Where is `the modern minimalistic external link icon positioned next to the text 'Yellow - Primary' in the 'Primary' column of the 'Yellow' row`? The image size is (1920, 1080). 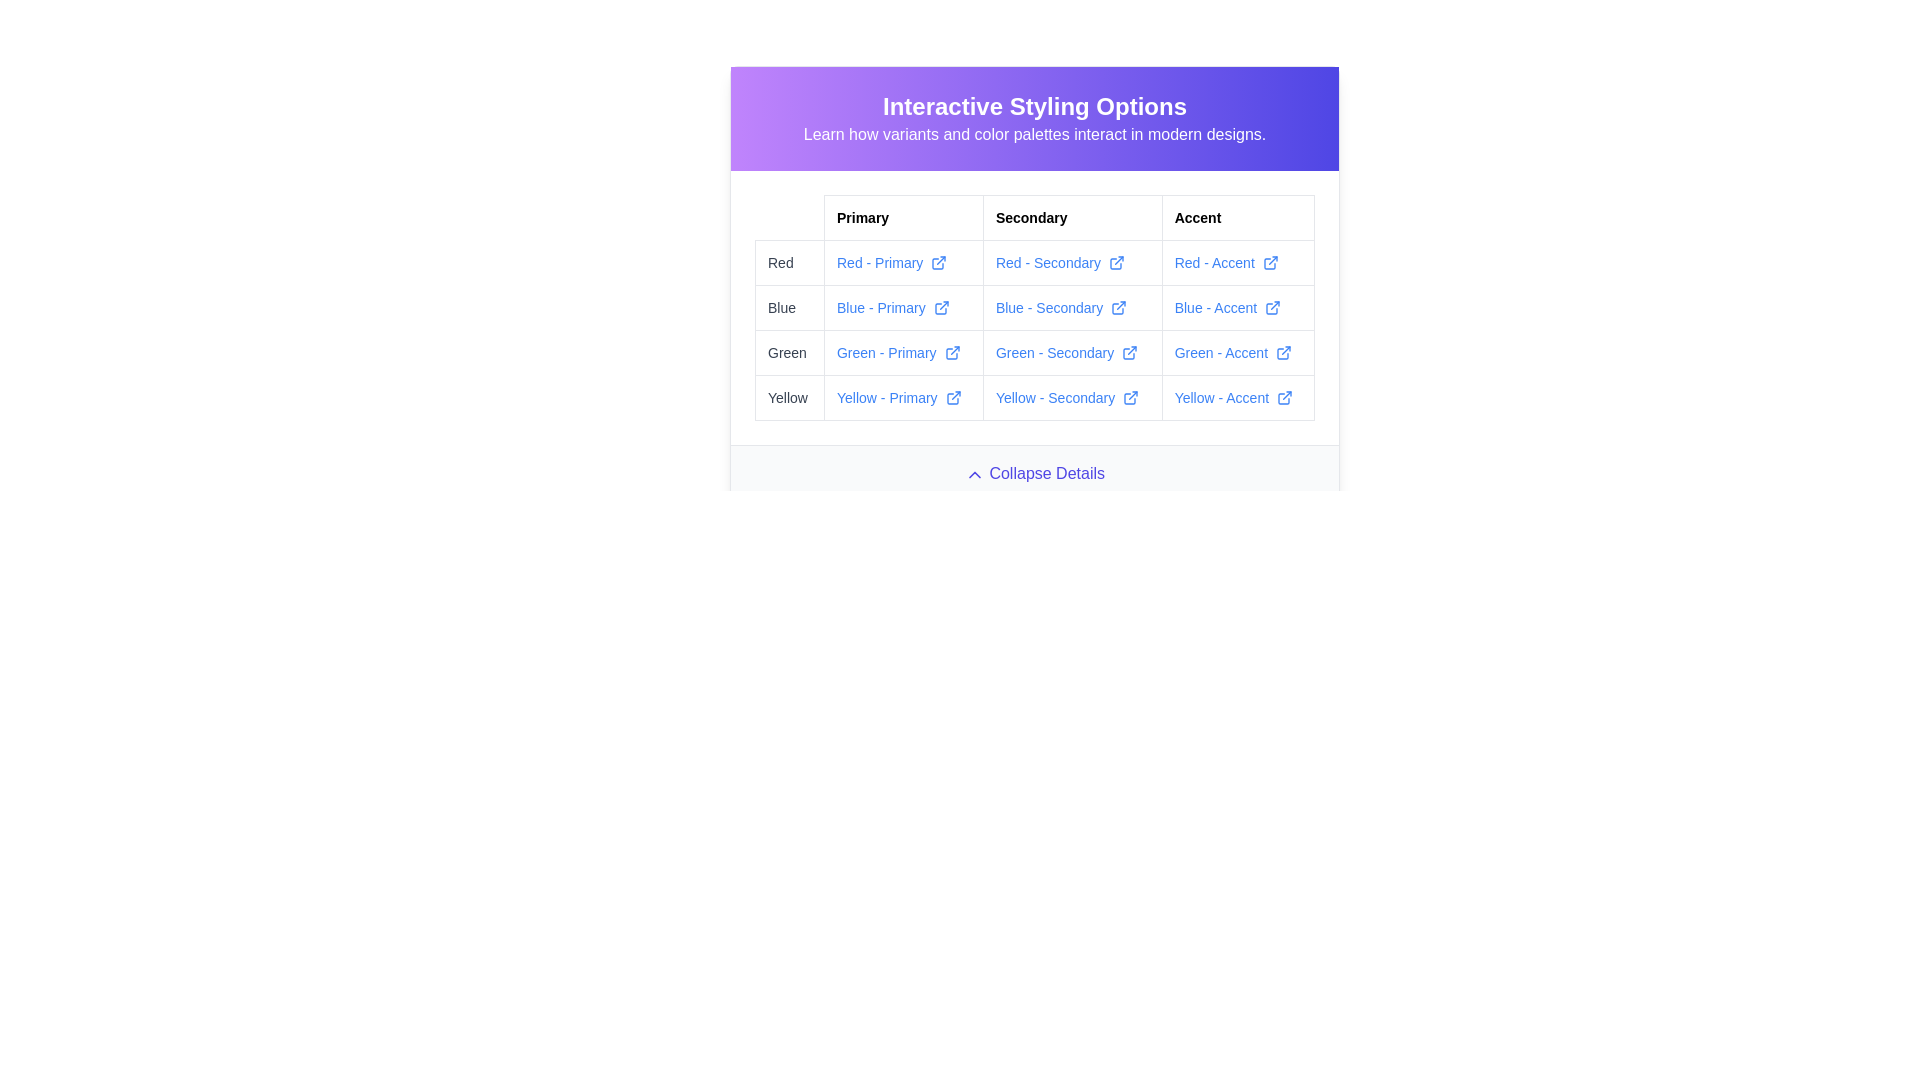 the modern minimalistic external link icon positioned next to the text 'Yellow - Primary' in the 'Primary' column of the 'Yellow' row is located at coordinates (952, 397).